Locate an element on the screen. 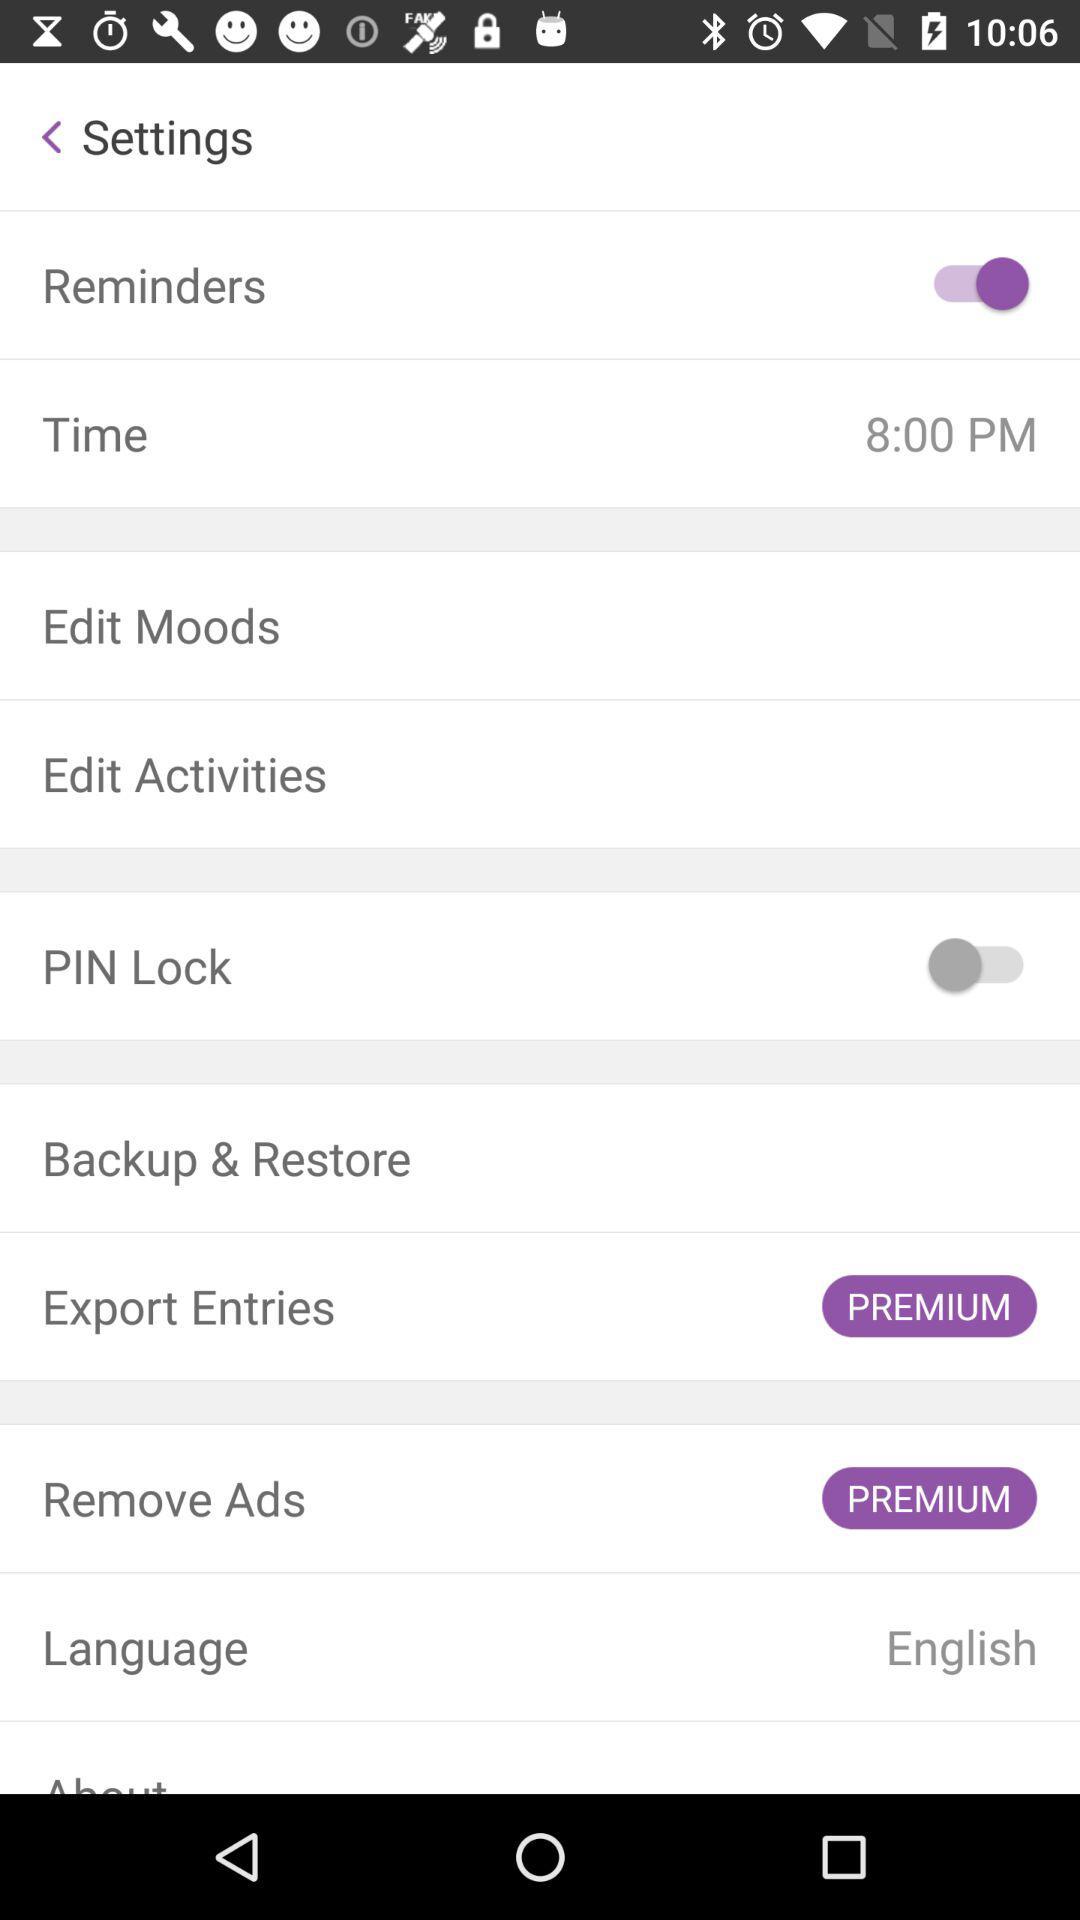 The image size is (1080, 1920). icon next to reminders item is located at coordinates (977, 283).